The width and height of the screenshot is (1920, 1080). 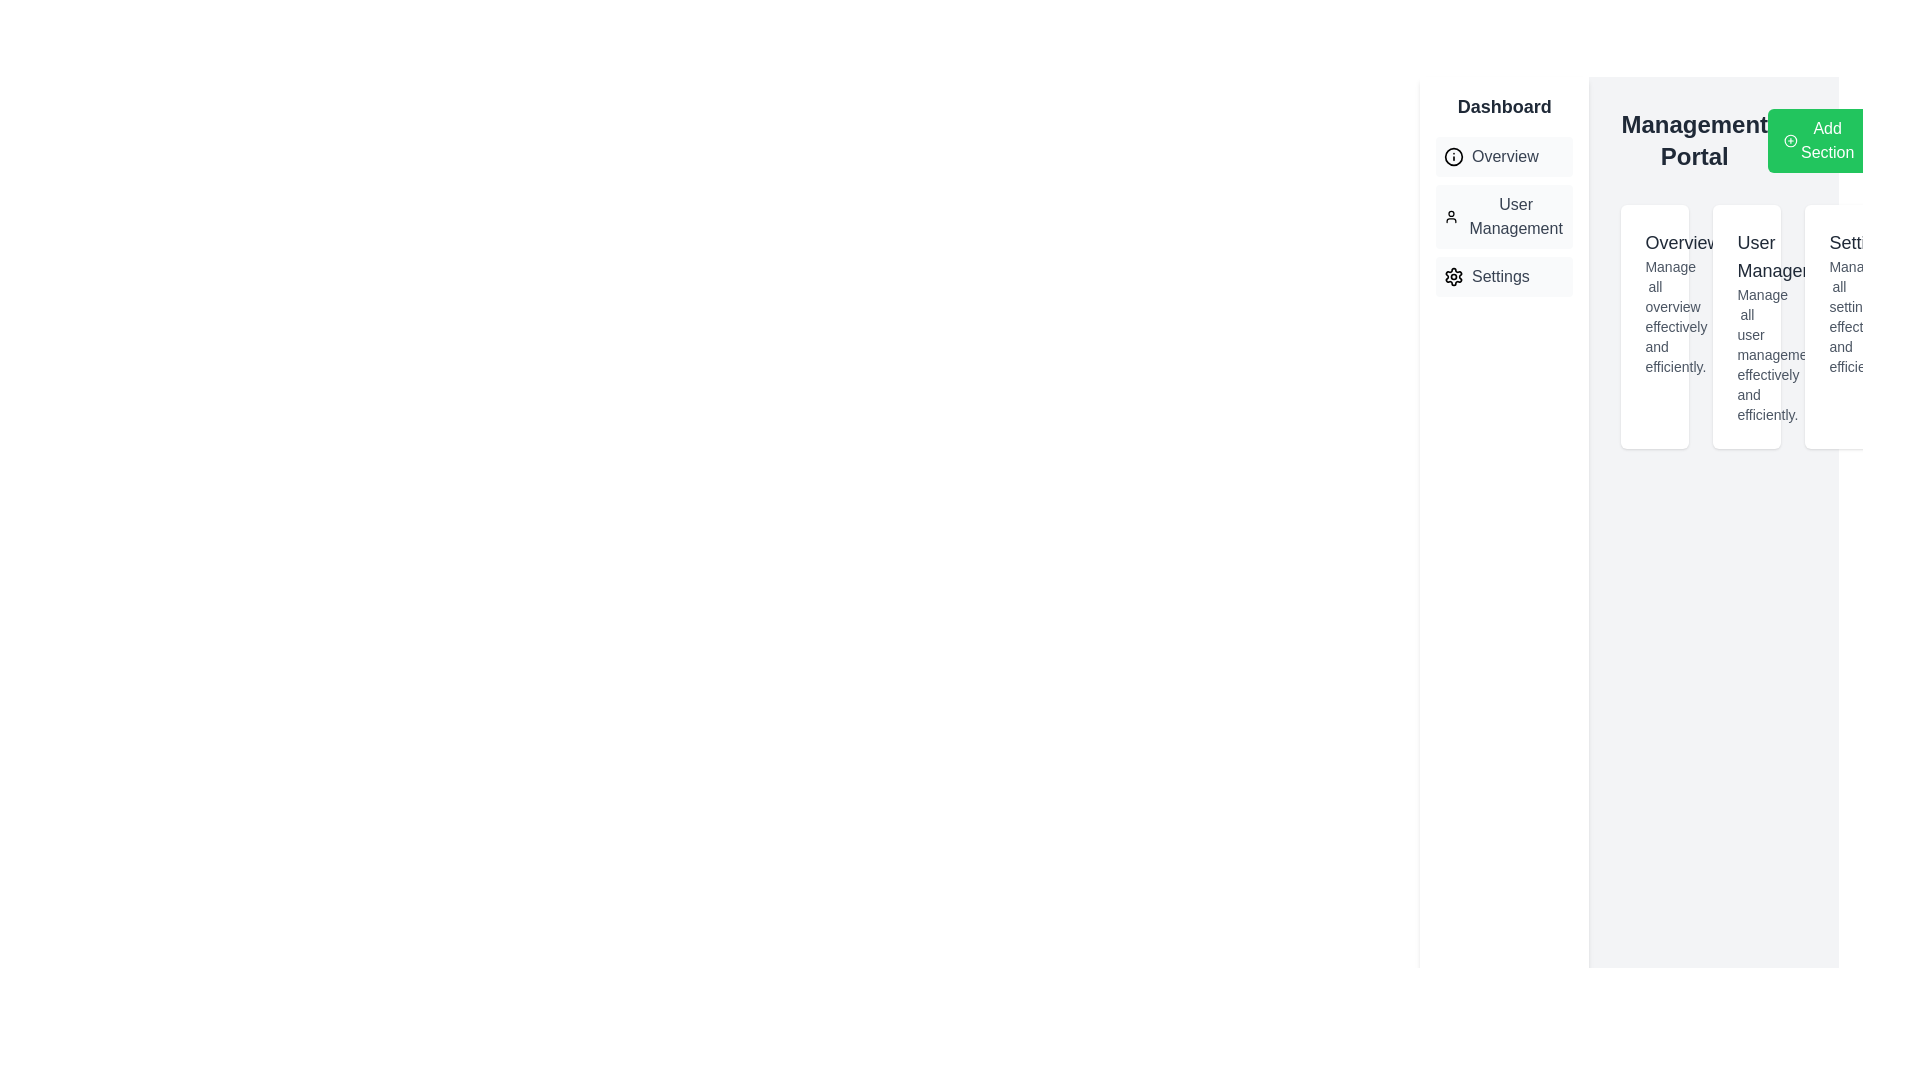 What do you see at coordinates (1500, 277) in the screenshot?
I see `the 'Settings' text label located in the left sidebar, which serves as a title for the adjacent settings icon` at bounding box center [1500, 277].